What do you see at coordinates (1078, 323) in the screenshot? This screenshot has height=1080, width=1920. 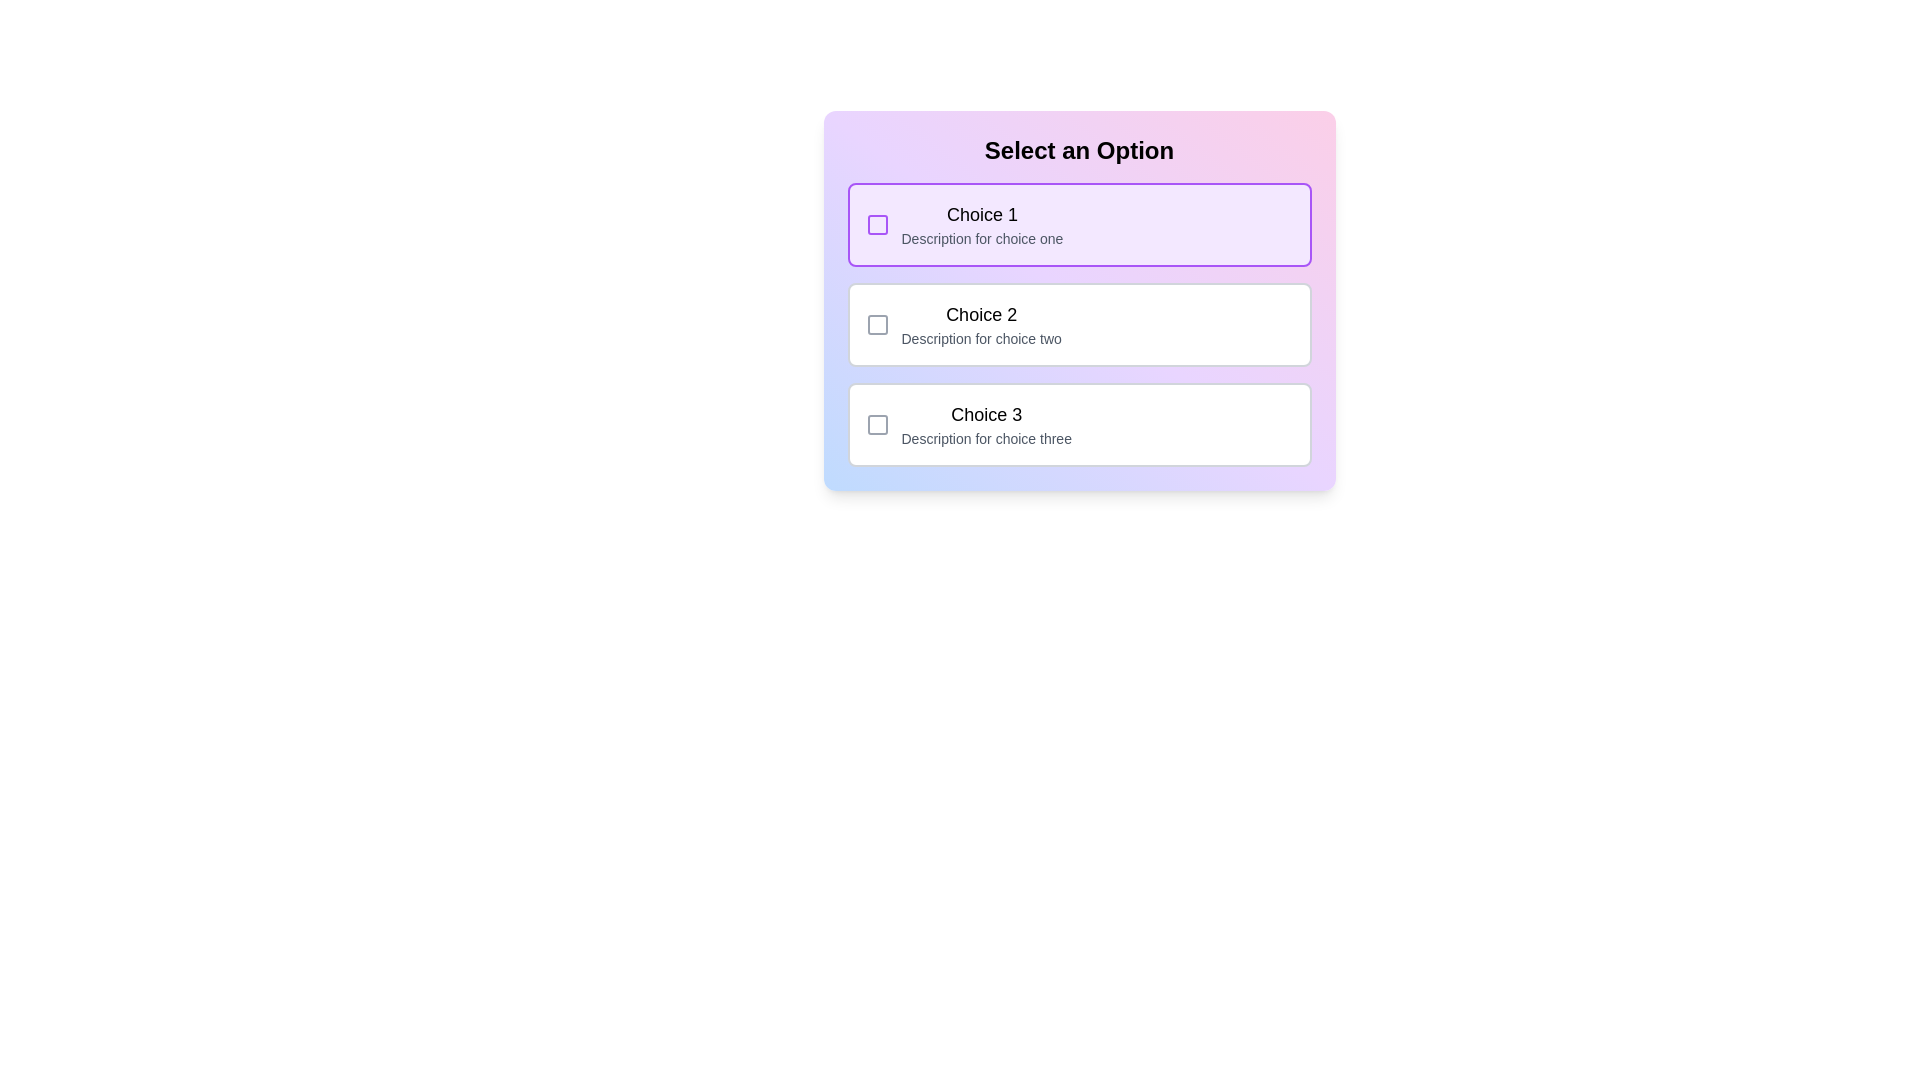 I see `the second option` at bounding box center [1078, 323].